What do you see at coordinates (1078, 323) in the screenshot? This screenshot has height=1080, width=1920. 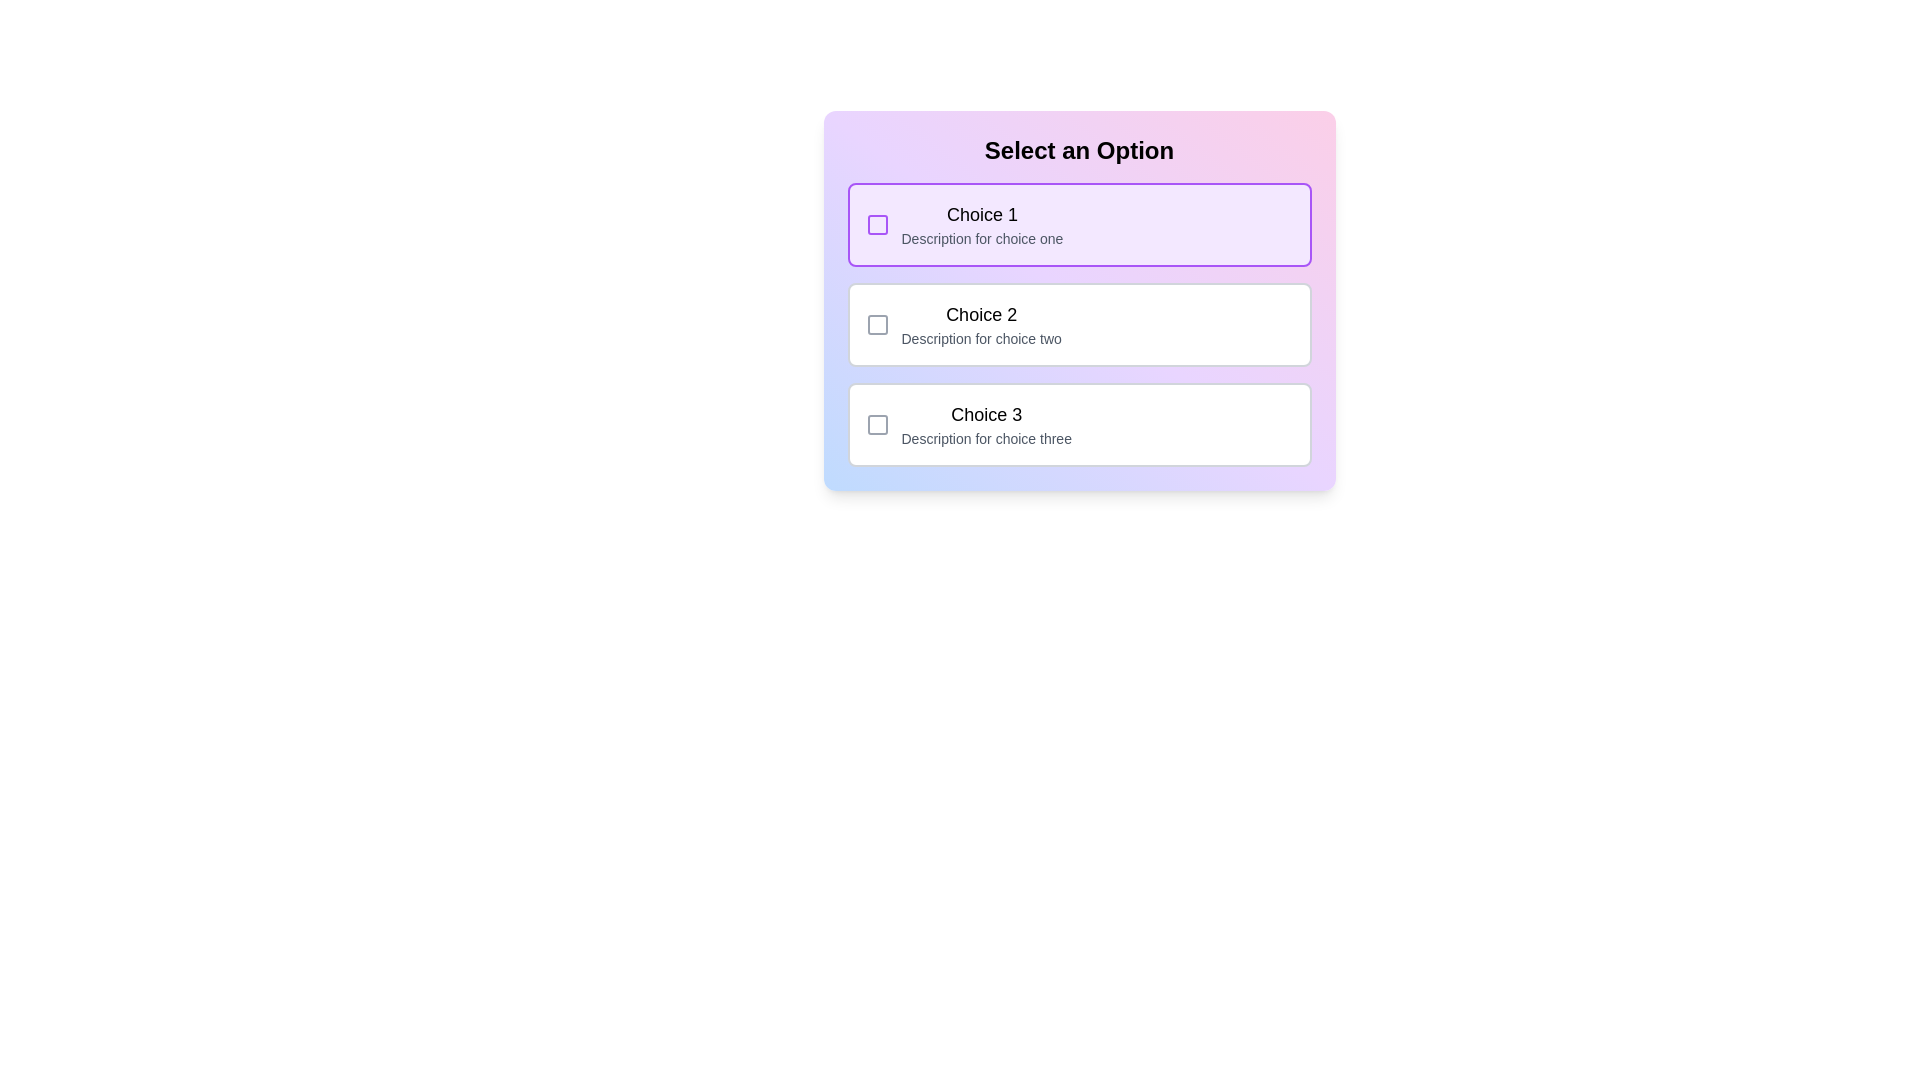 I see `the second option` at bounding box center [1078, 323].